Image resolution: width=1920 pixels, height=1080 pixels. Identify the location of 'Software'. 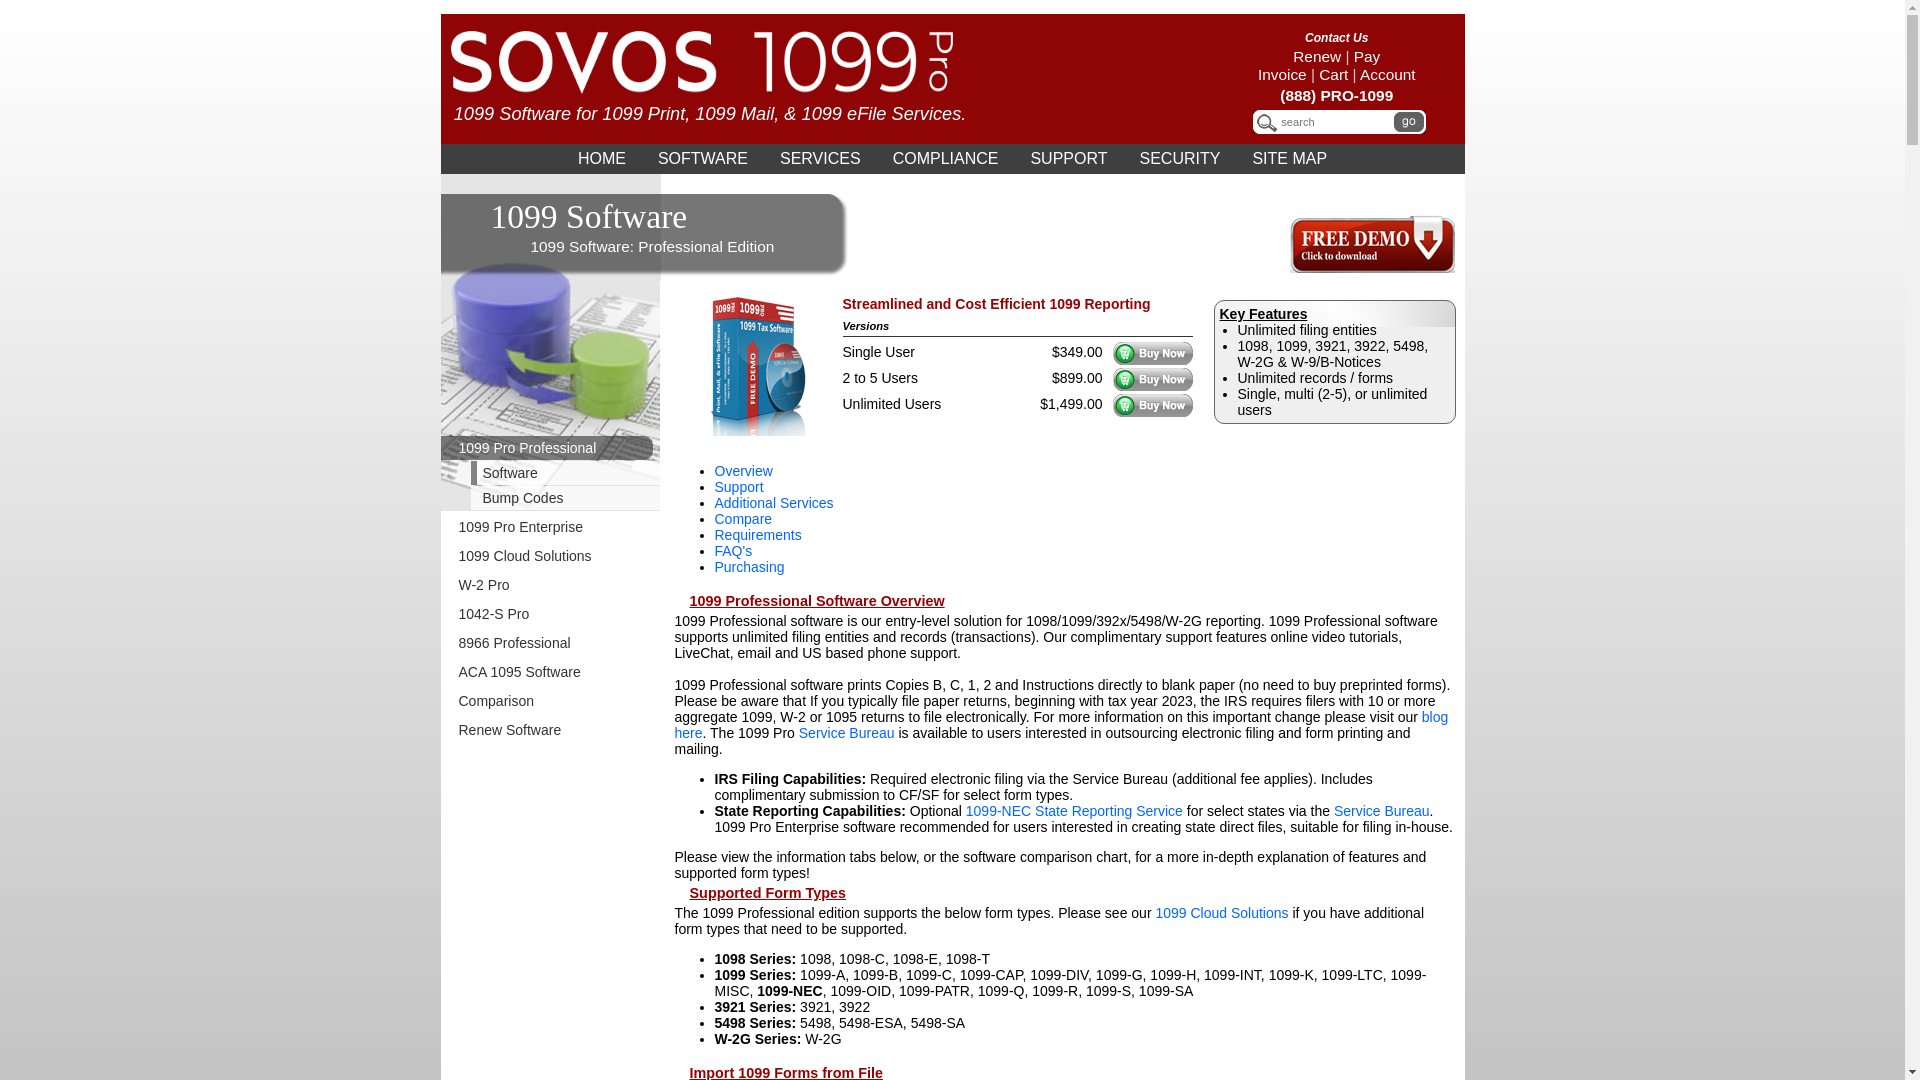
(439, 473).